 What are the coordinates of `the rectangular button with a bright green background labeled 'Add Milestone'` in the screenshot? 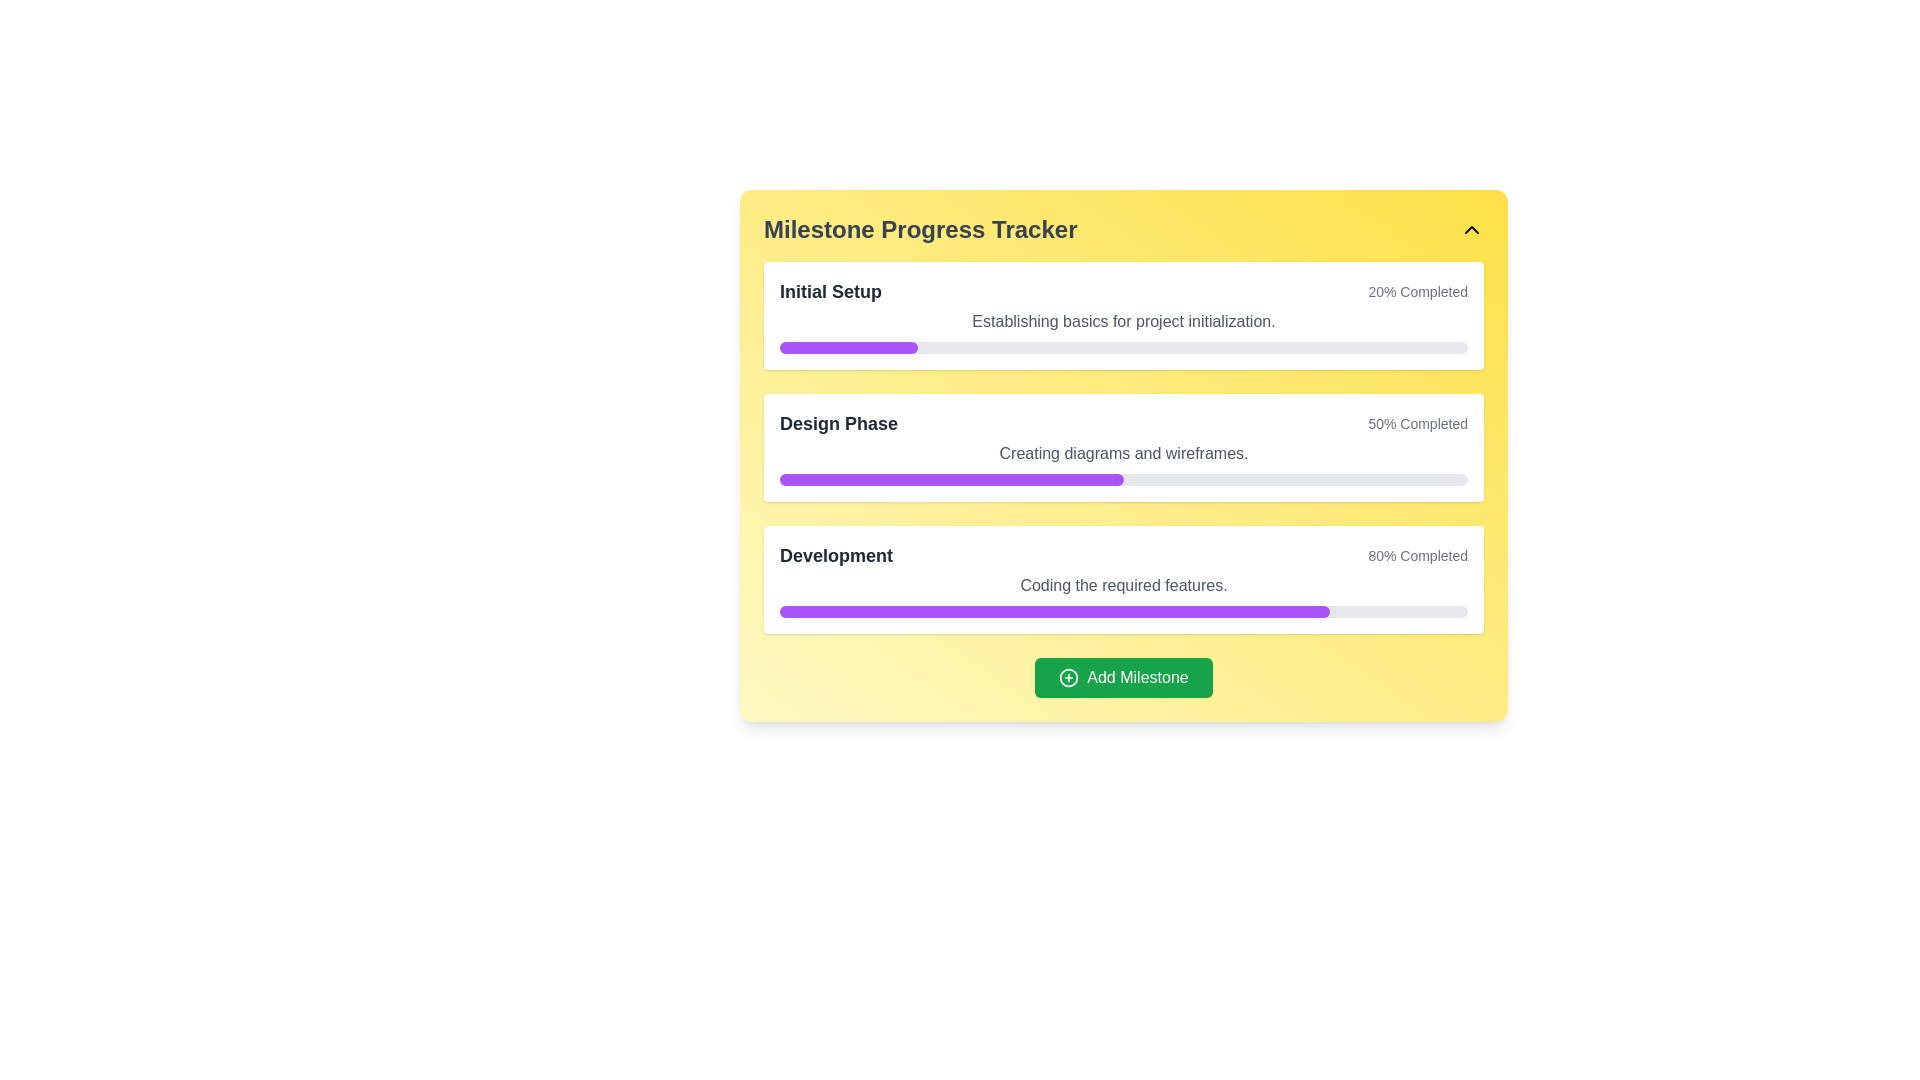 It's located at (1123, 677).